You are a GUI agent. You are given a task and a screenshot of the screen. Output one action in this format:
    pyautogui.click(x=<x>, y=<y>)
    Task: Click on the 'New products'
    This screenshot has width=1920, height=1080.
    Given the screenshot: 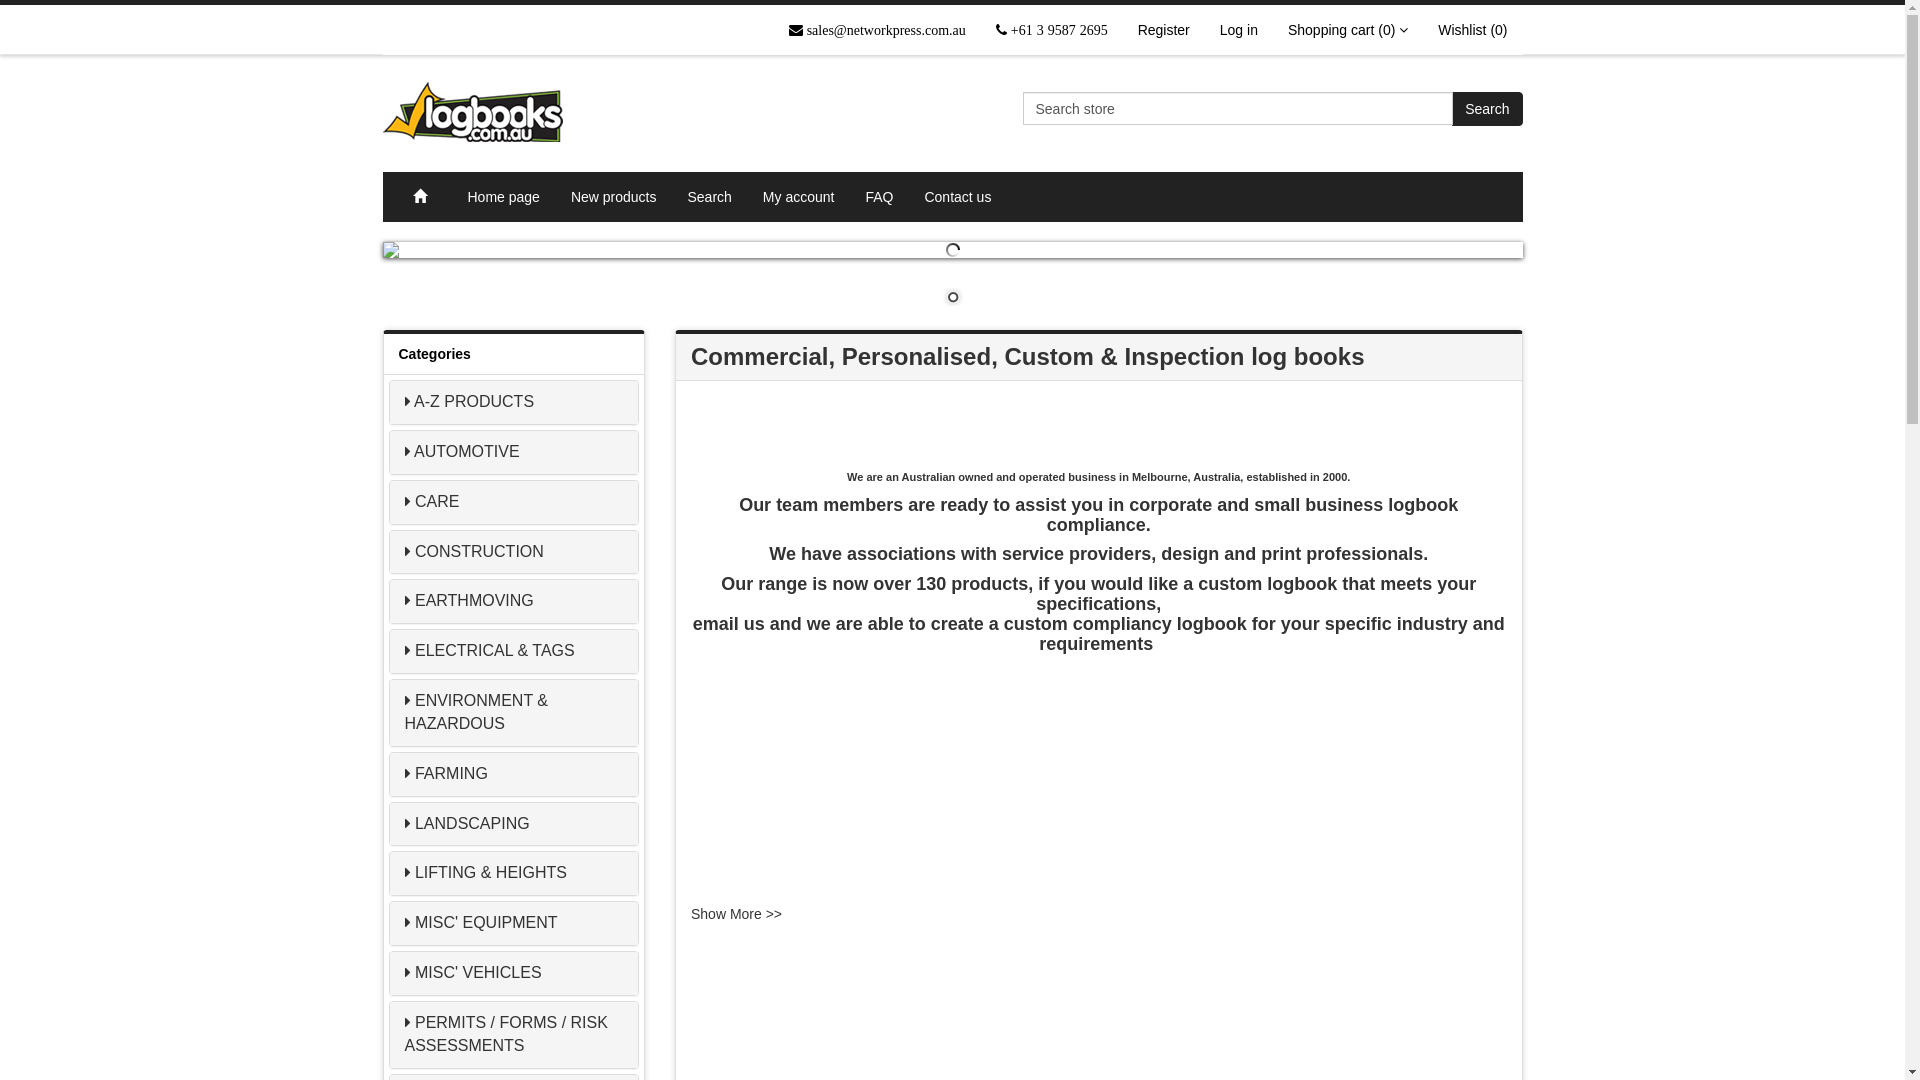 What is the action you would take?
    pyautogui.click(x=613, y=196)
    